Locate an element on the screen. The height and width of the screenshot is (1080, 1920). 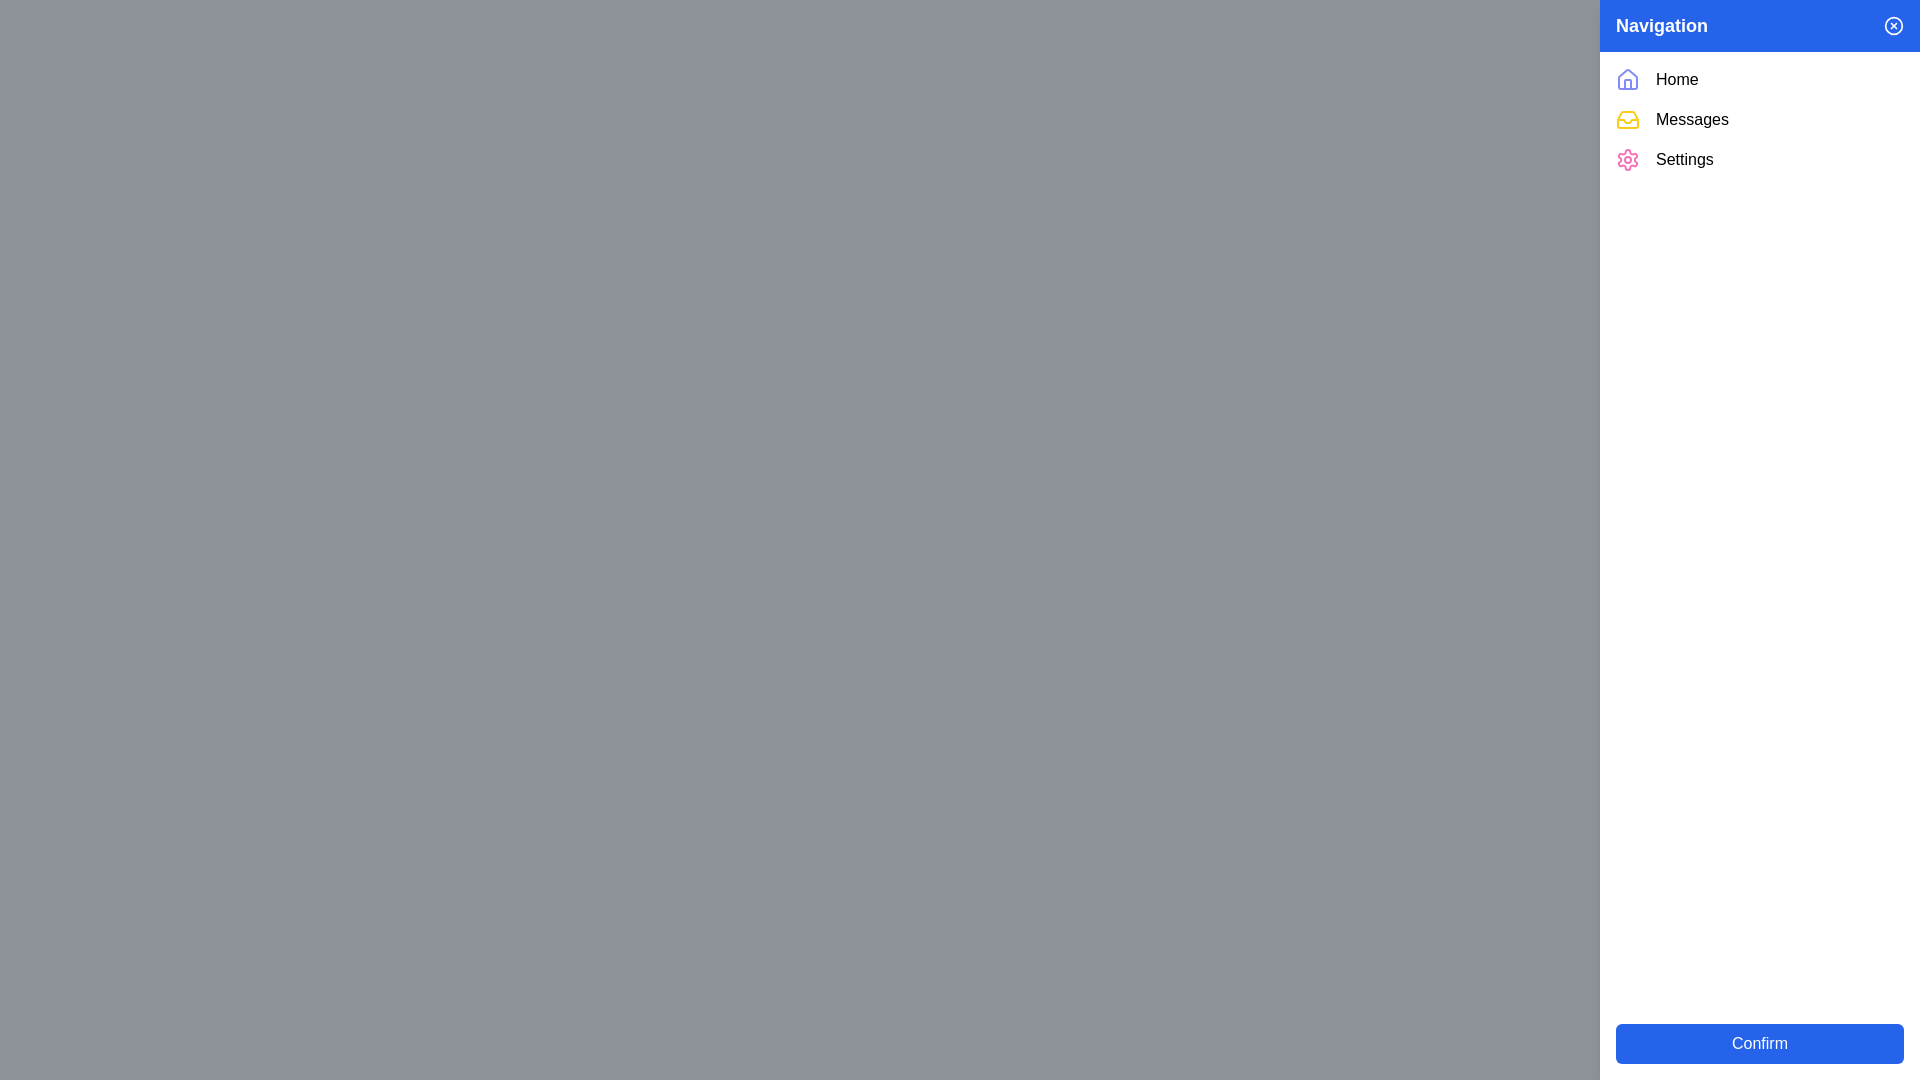
the circular blue close button with a white 'x' in the top-right corner of the Navigation header is located at coordinates (1893, 26).